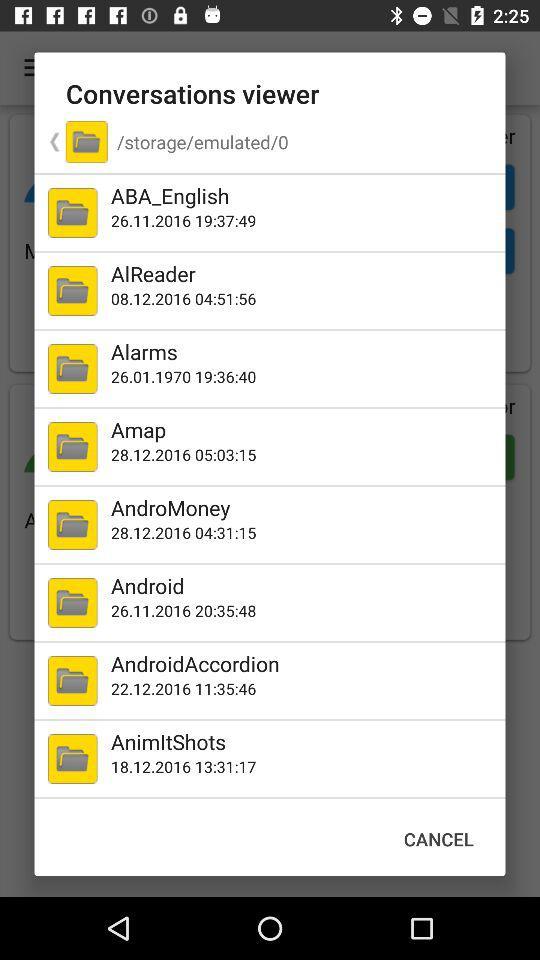 The image size is (540, 960). I want to click on item below 26 01 1970 icon, so click(303, 429).